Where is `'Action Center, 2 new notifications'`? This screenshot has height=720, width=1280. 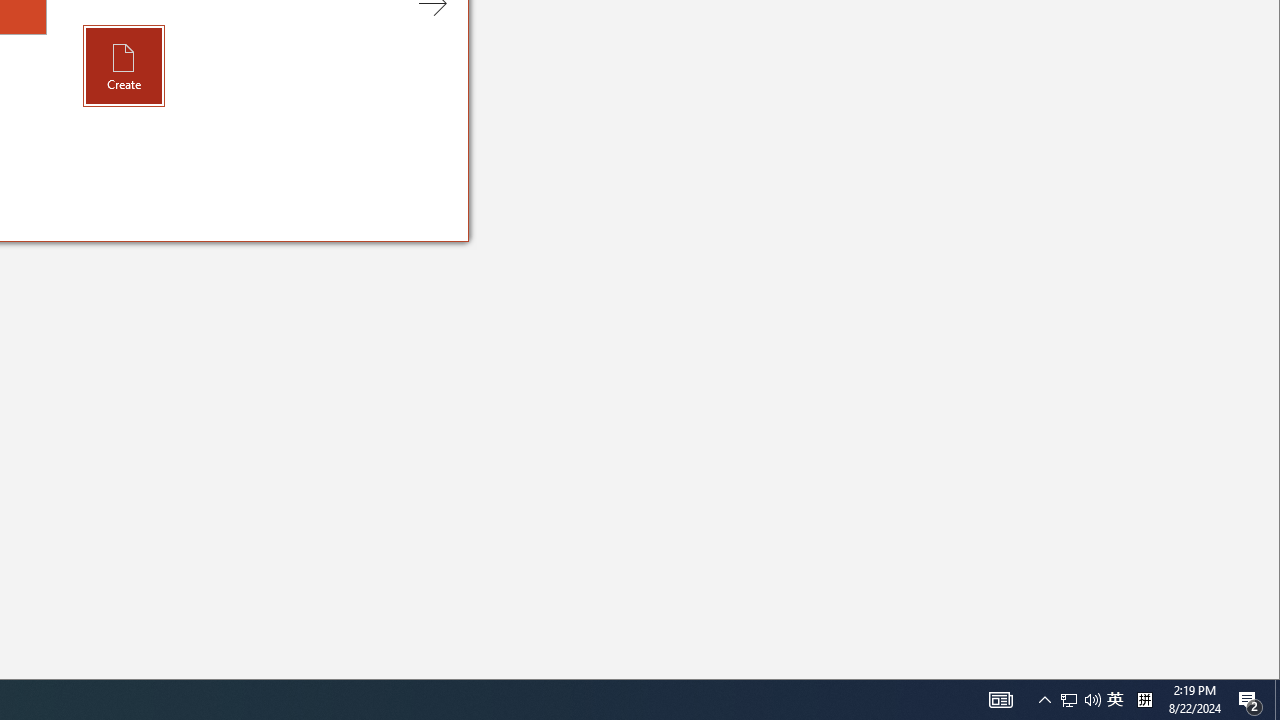 'Action Center, 2 new notifications' is located at coordinates (1250, 698).